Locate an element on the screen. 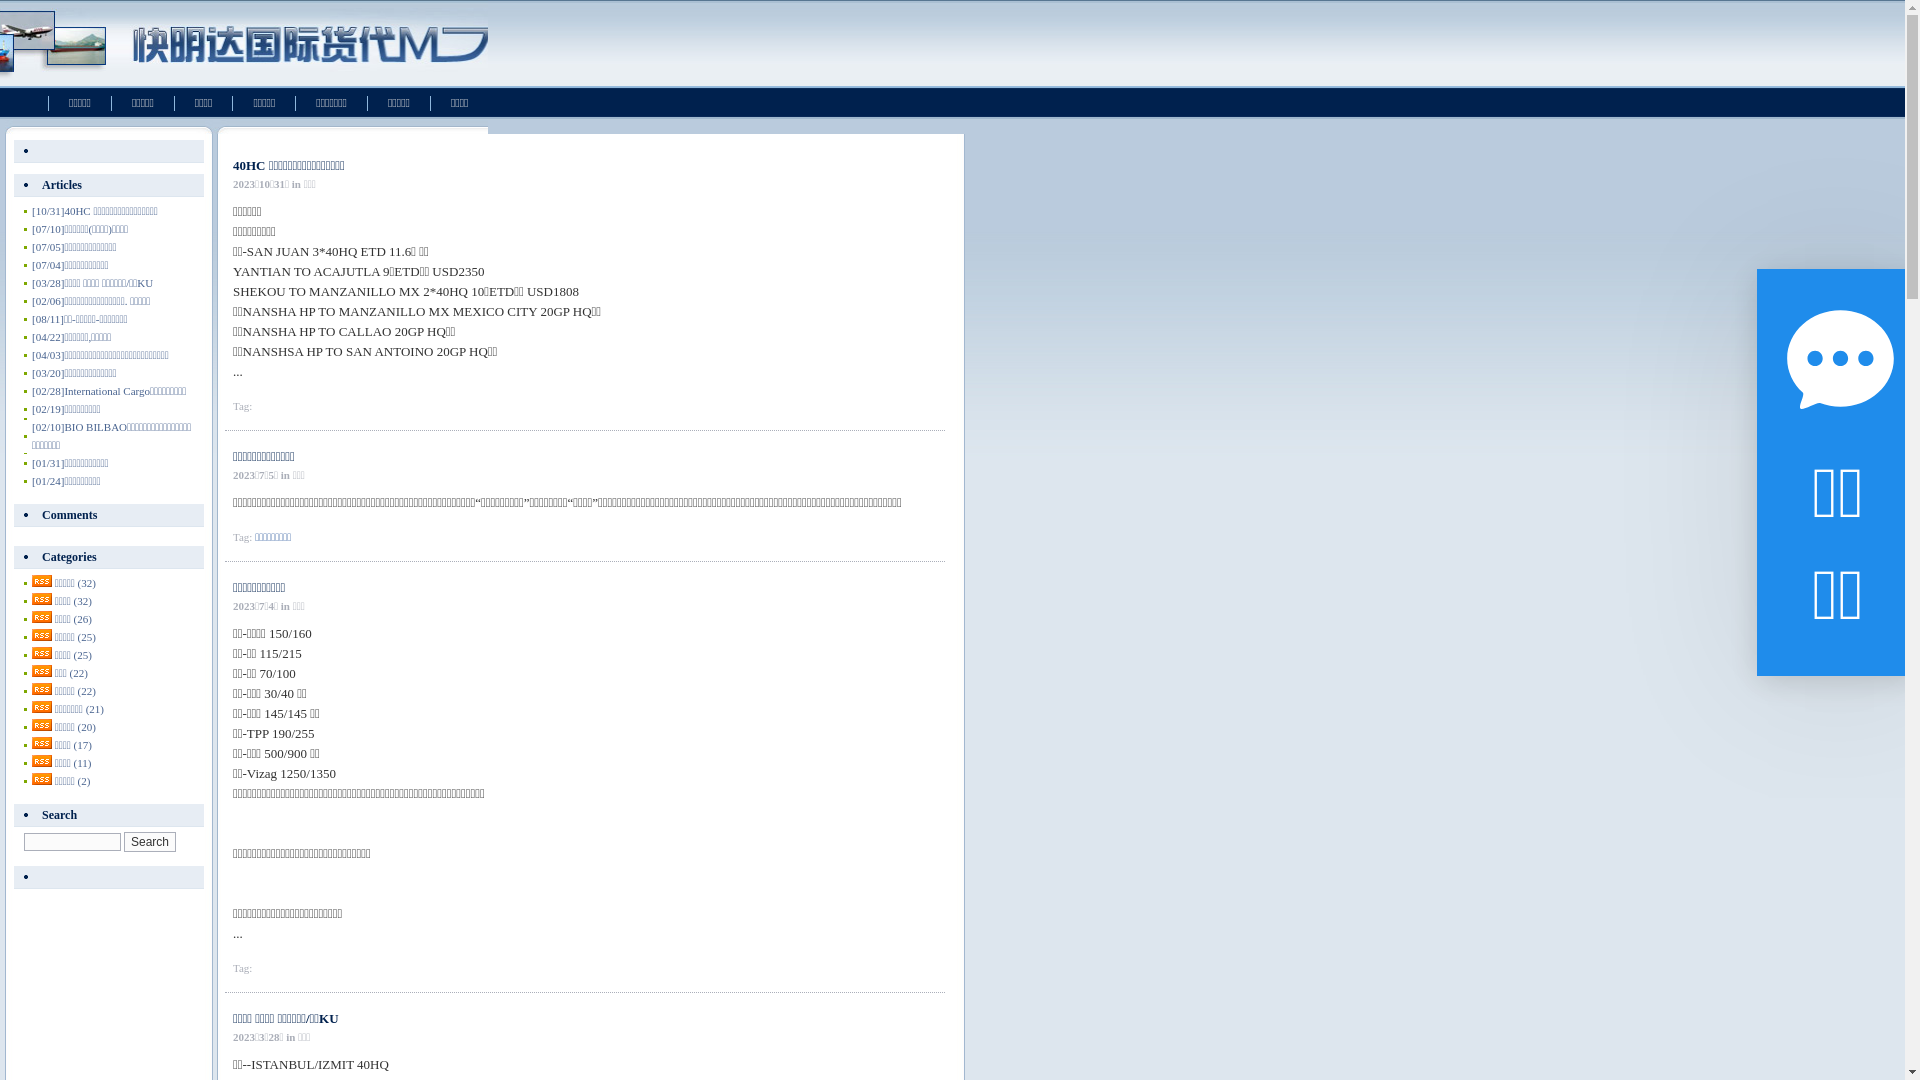  'rss' is located at coordinates (42, 760).